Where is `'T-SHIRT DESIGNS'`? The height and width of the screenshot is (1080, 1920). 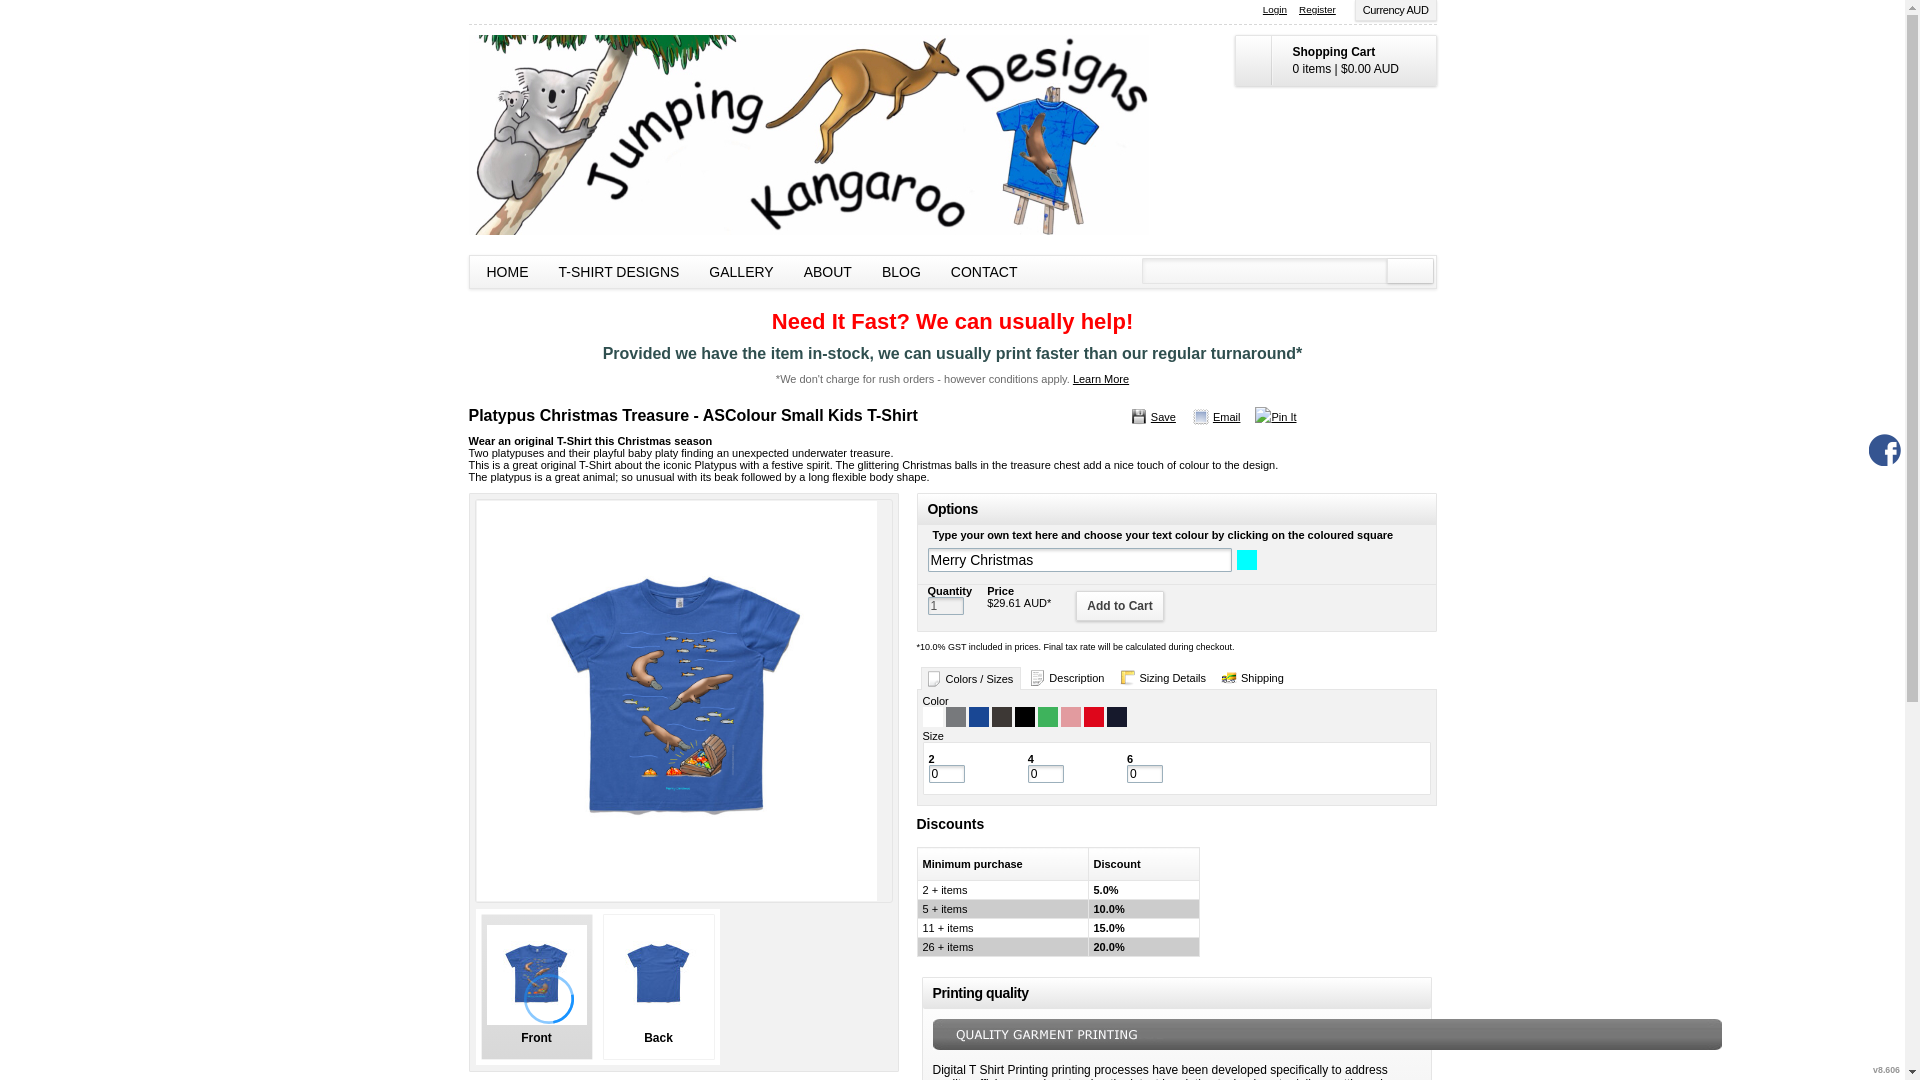 'T-SHIRT DESIGNS' is located at coordinates (618, 272).